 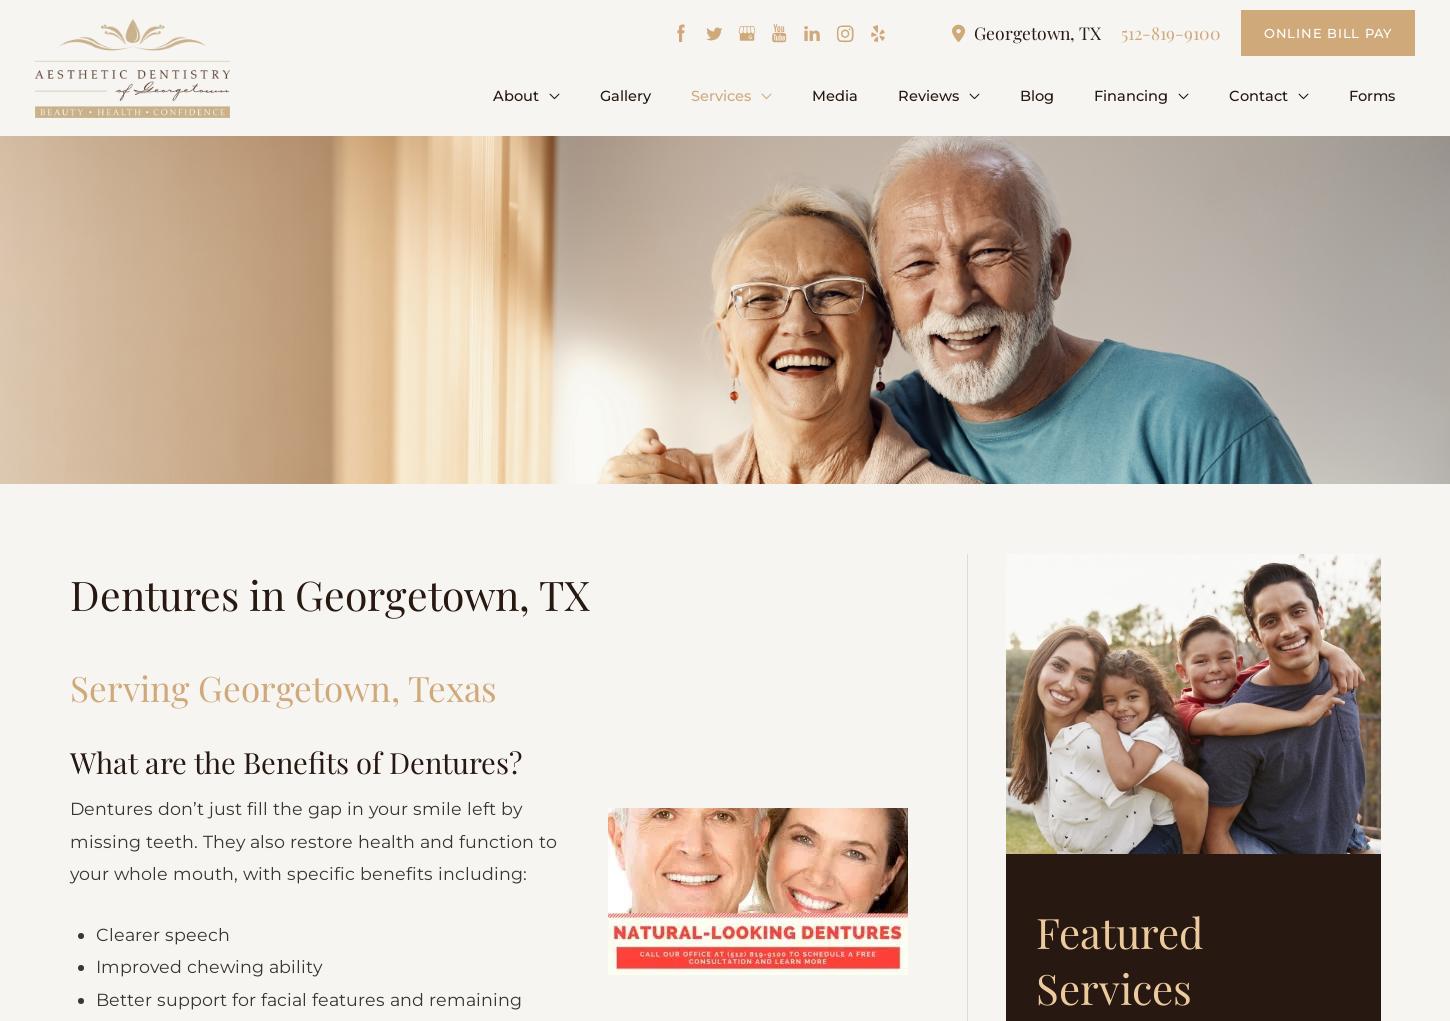 I want to click on 'Forms', so click(x=1374, y=94).